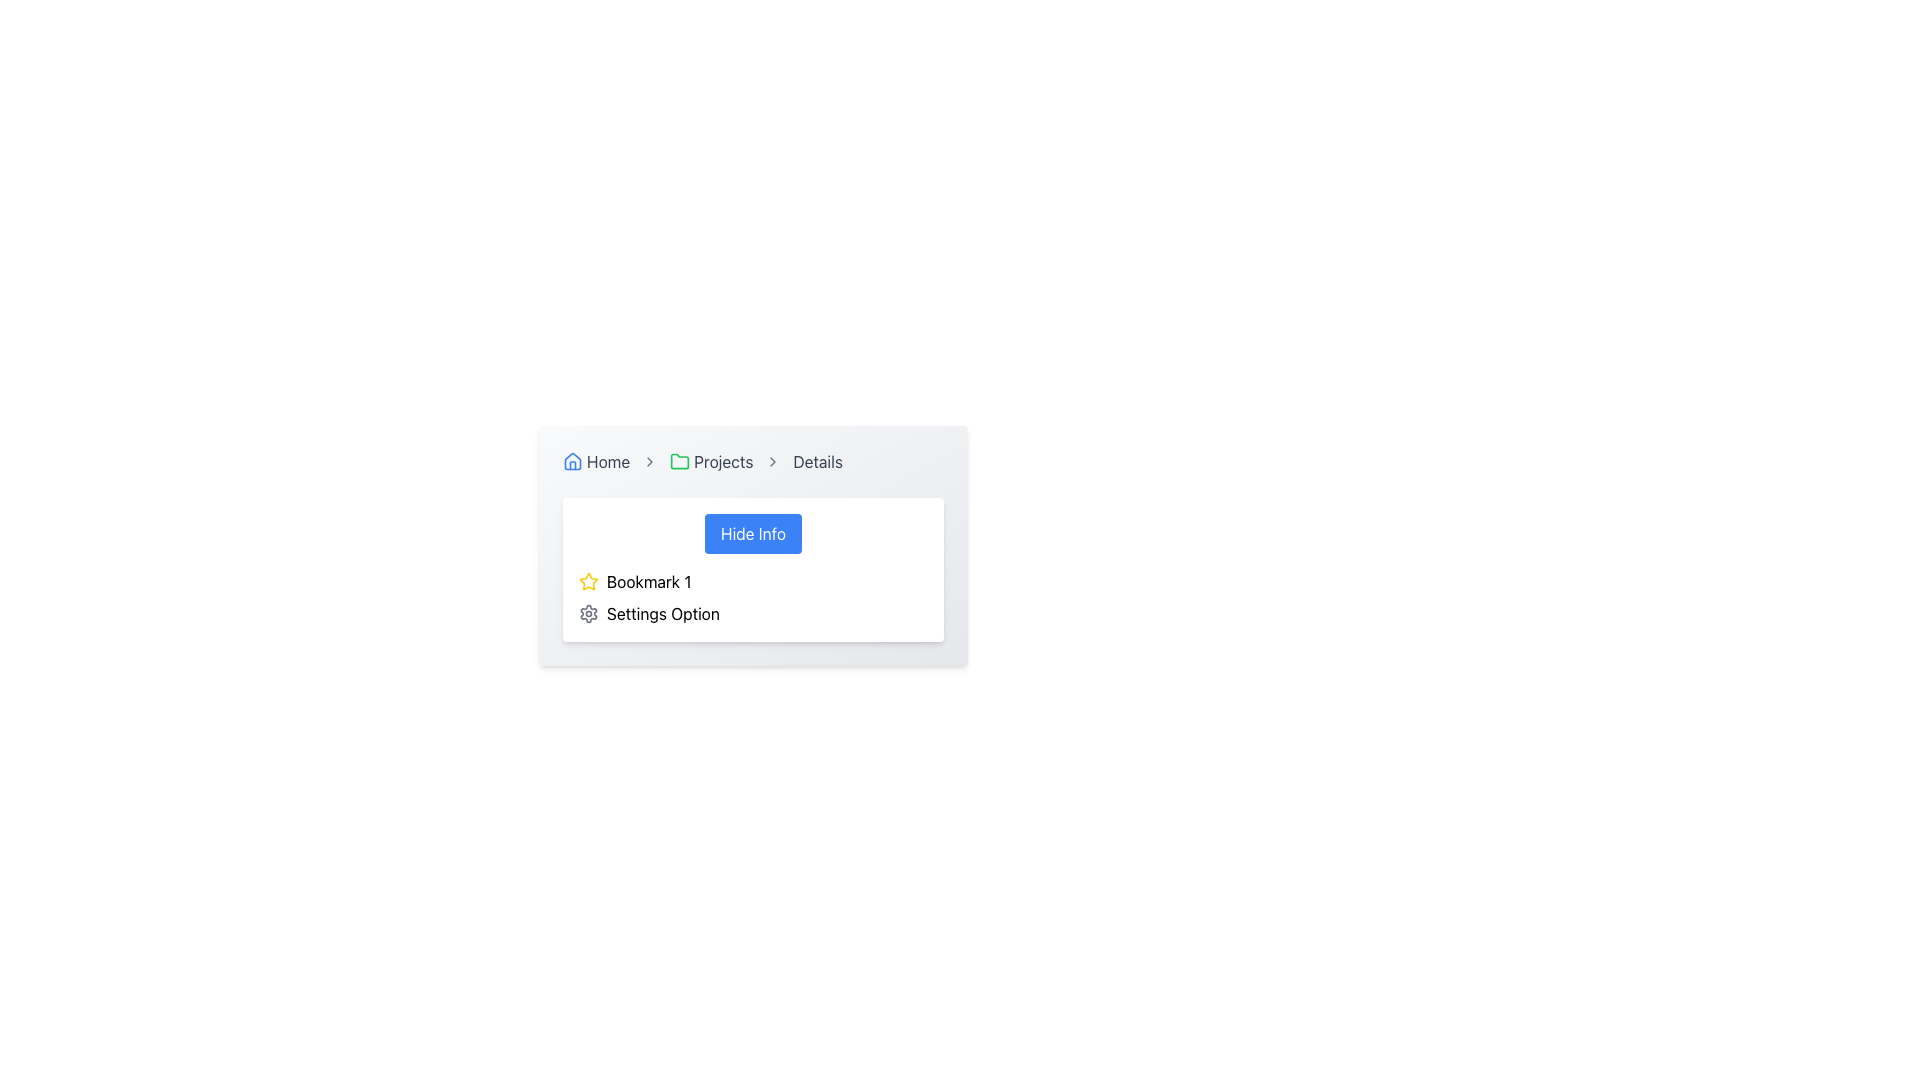 The image size is (1920, 1080). What do you see at coordinates (711, 462) in the screenshot?
I see `the 'Projects' breadcrumb navigation item, which includes a green folder icon and a gray text label` at bounding box center [711, 462].